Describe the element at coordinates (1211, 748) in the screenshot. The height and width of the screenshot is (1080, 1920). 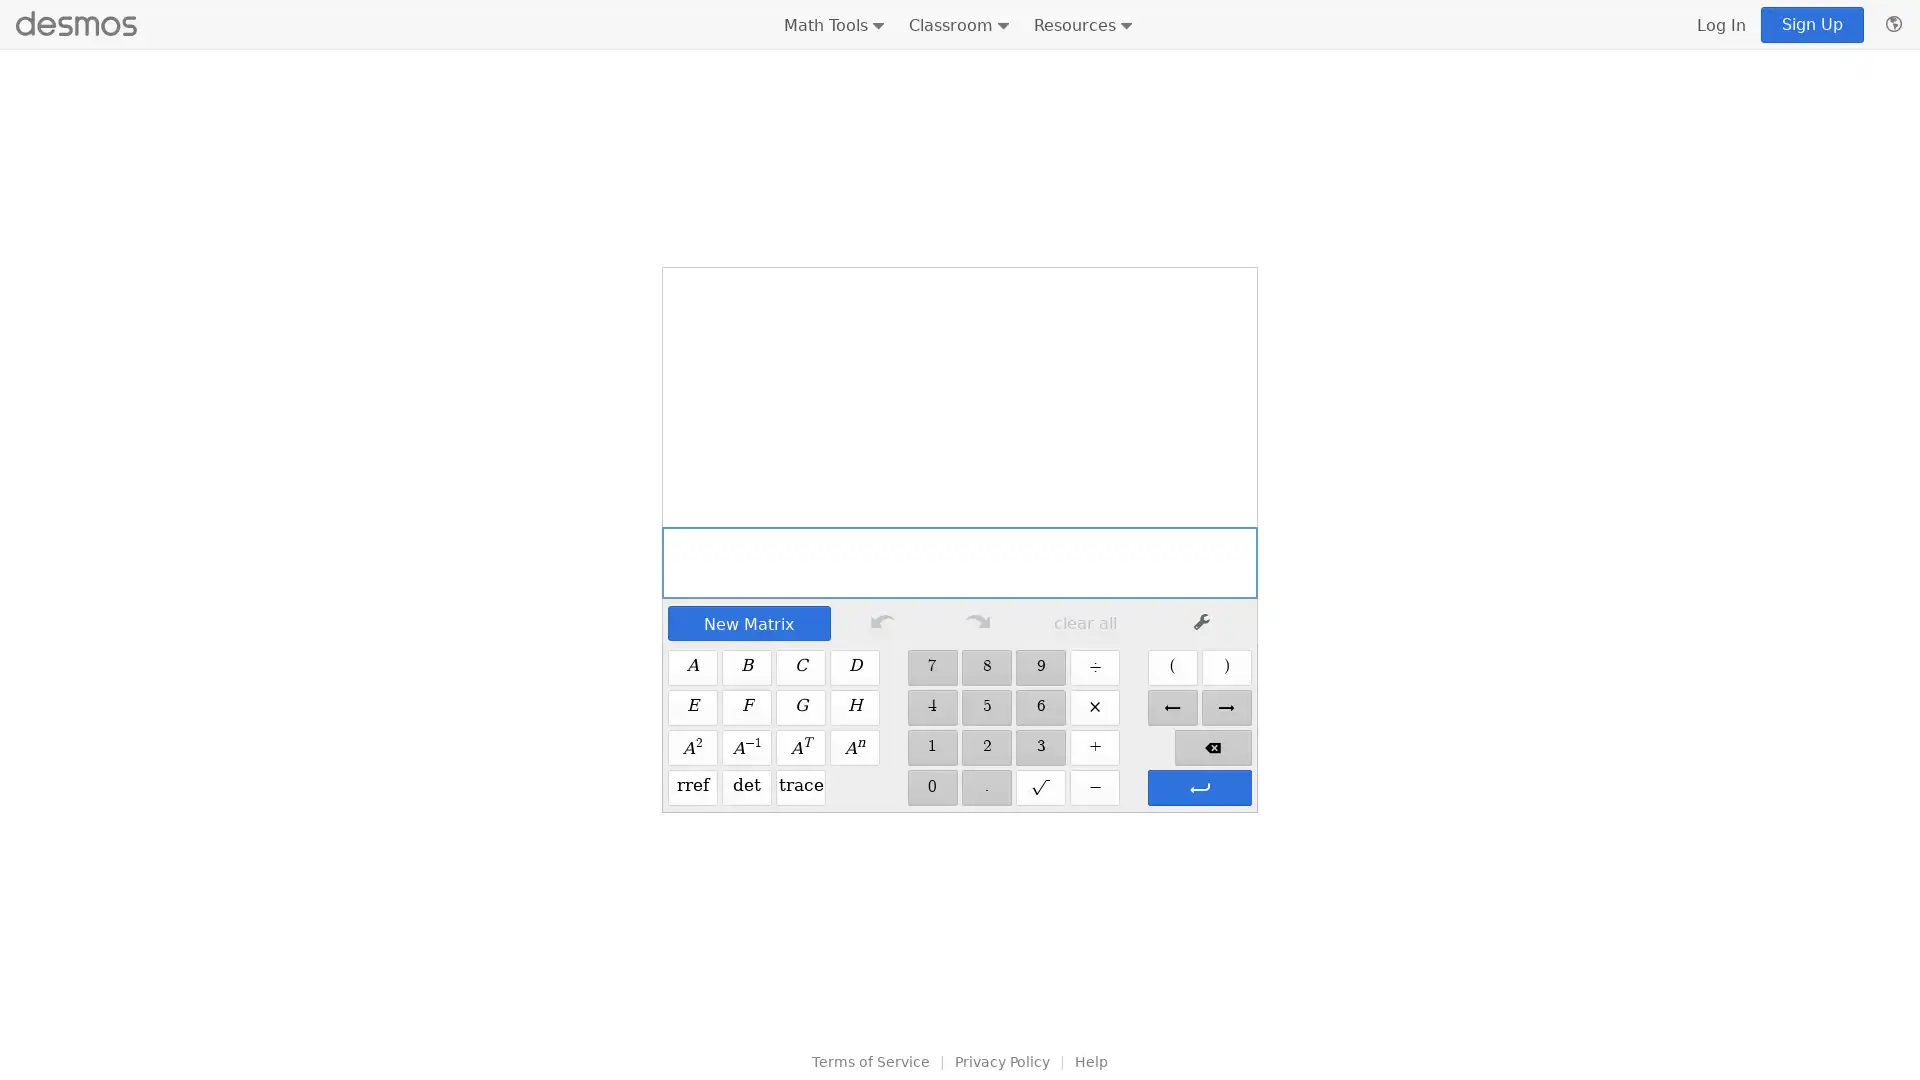
I see `Backspace` at that location.